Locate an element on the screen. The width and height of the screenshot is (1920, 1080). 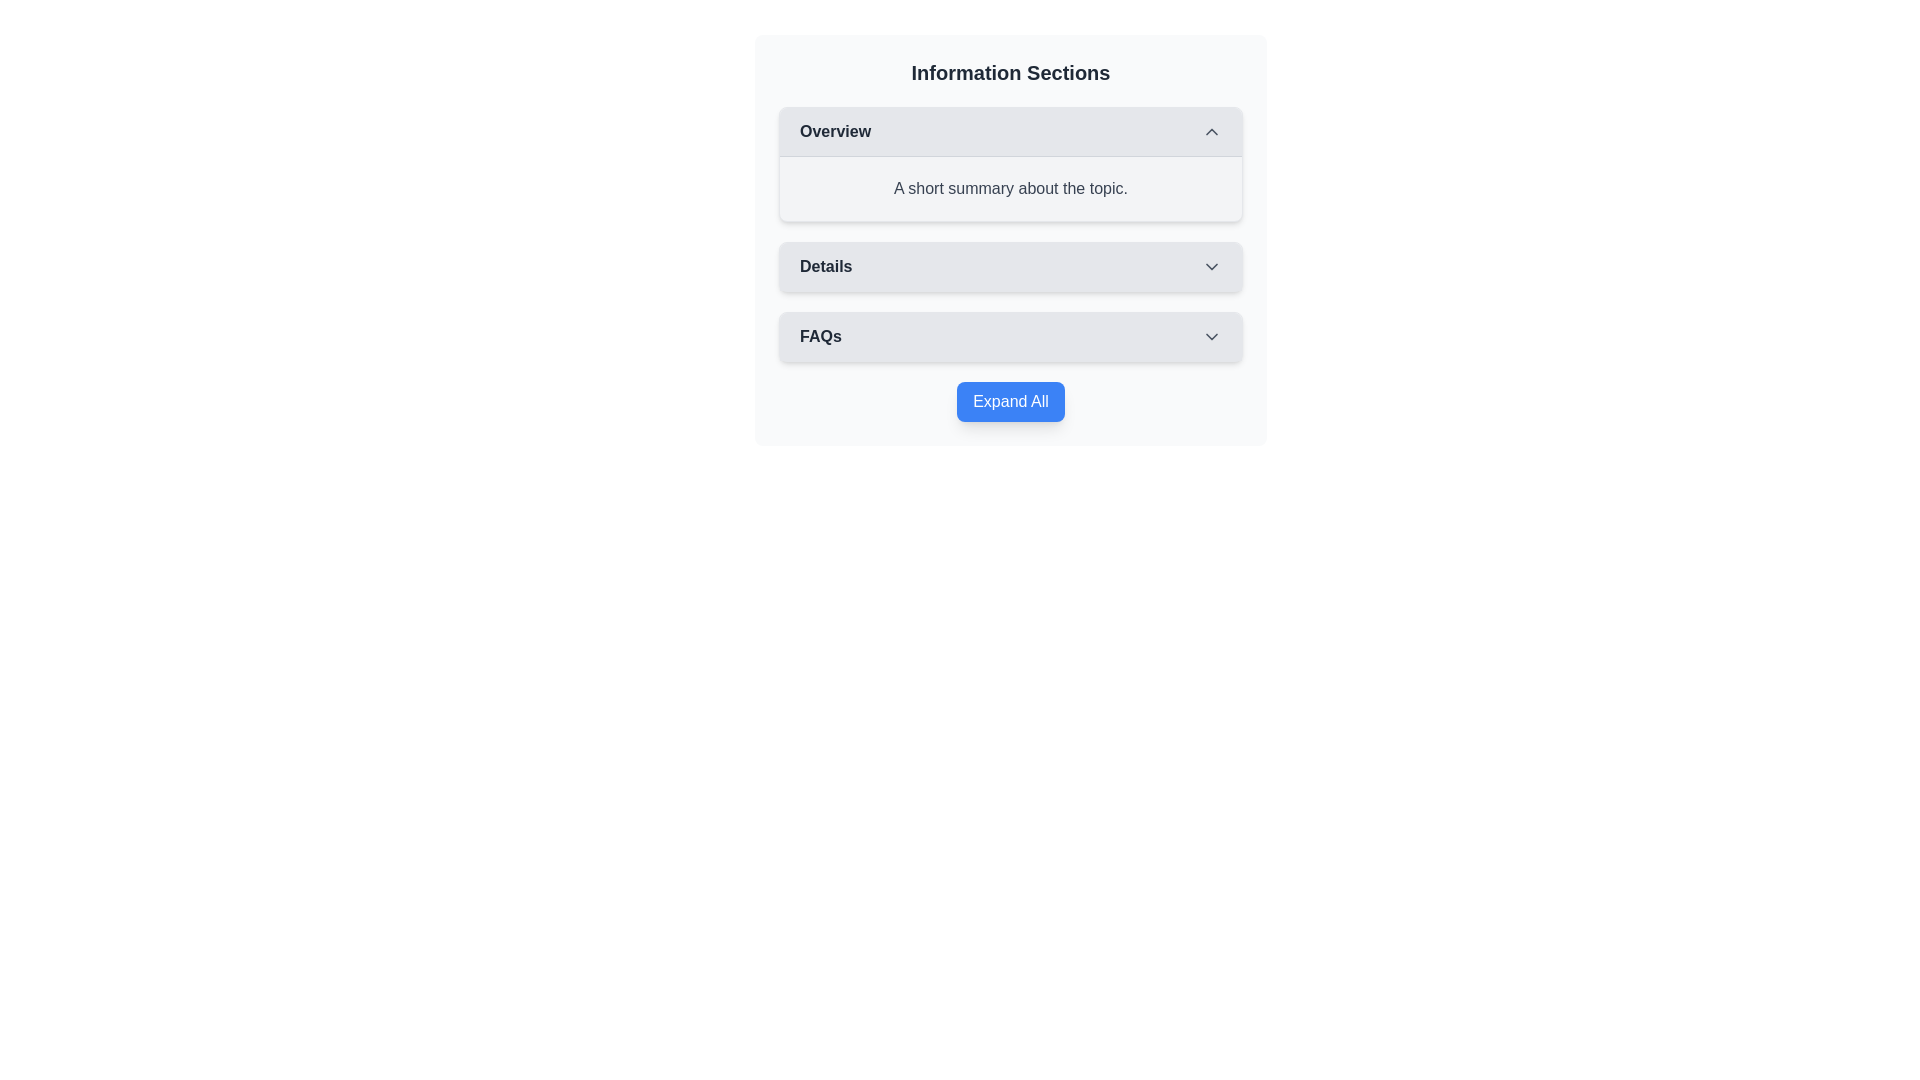
the 'Overview' collapsible section, which features a rounded rectangular box with a light gray background and a chevron indicating its collapsible state is located at coordinates (1011, 163).